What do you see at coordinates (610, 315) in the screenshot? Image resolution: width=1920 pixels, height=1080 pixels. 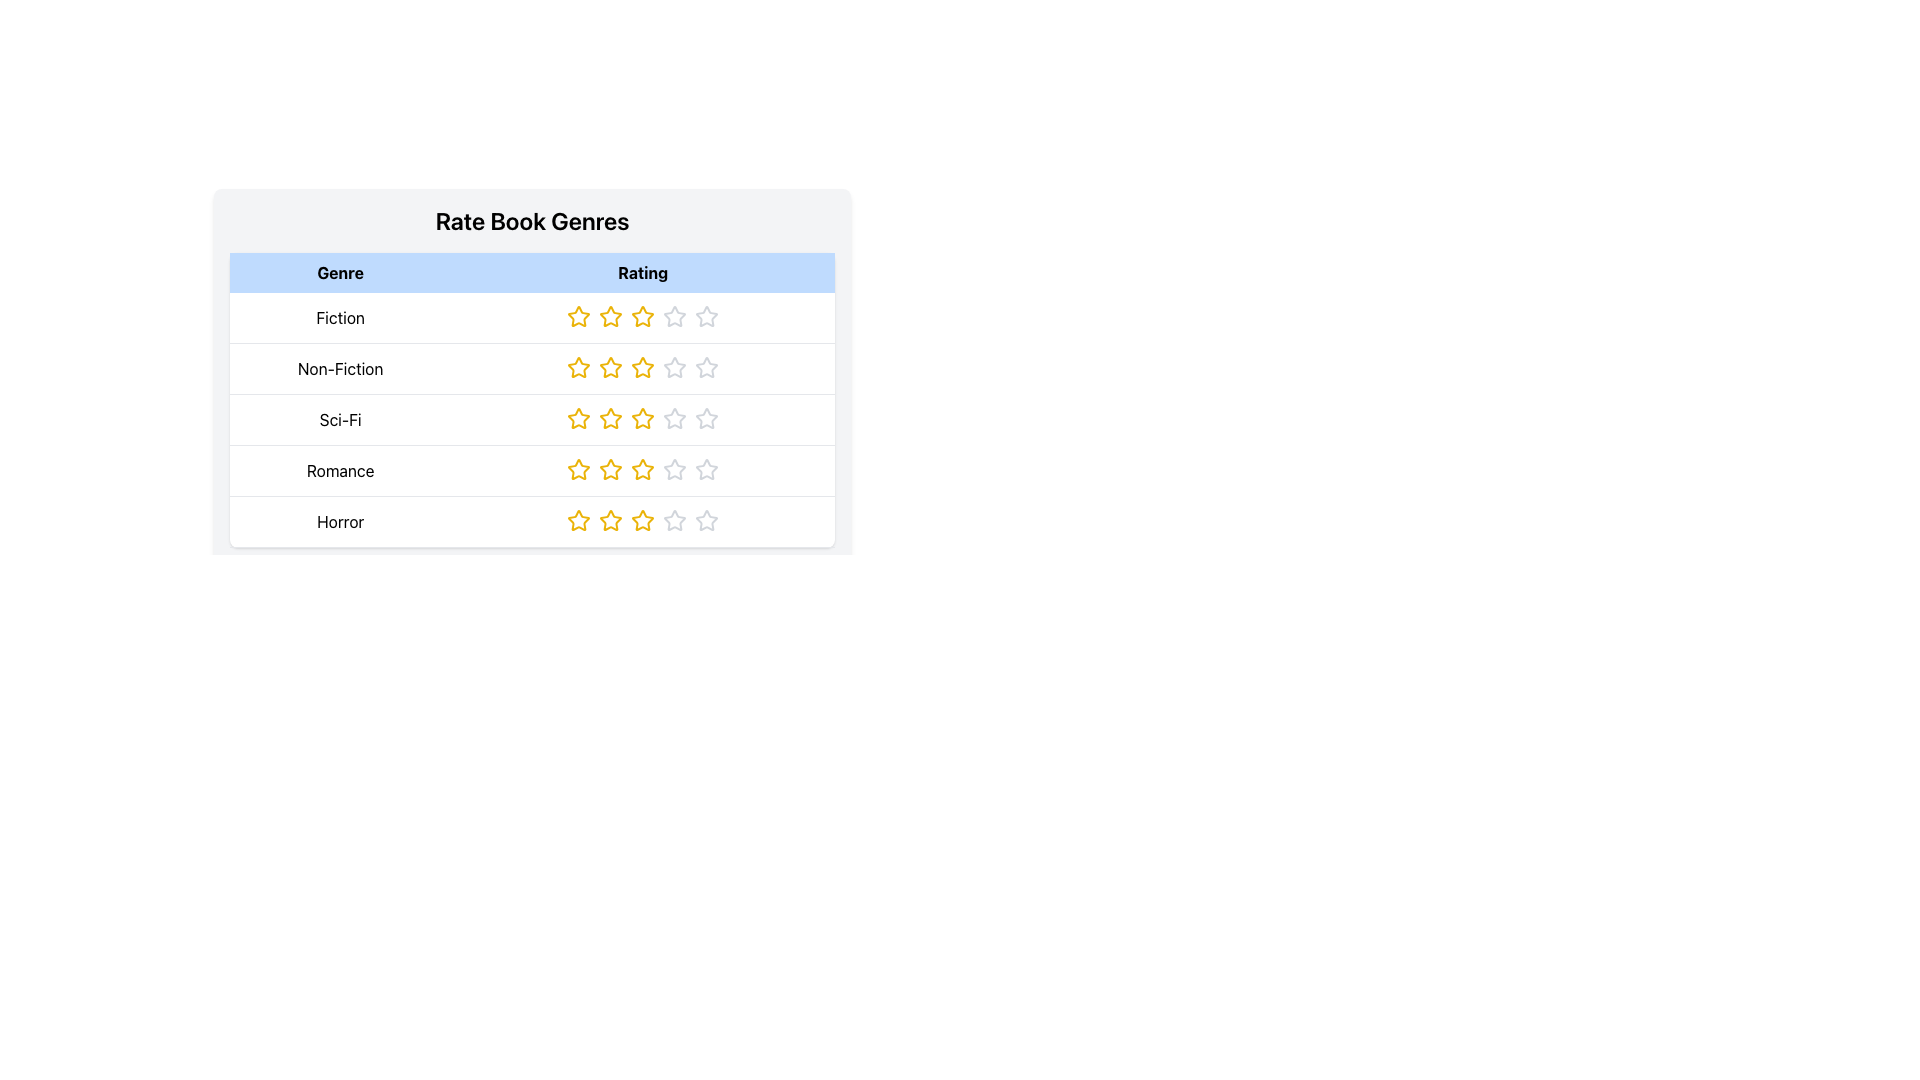 I see `the filled yellow star icon, which is the second star in the rating group under the 'Fiction' row header` at bounding box center [610, 315].